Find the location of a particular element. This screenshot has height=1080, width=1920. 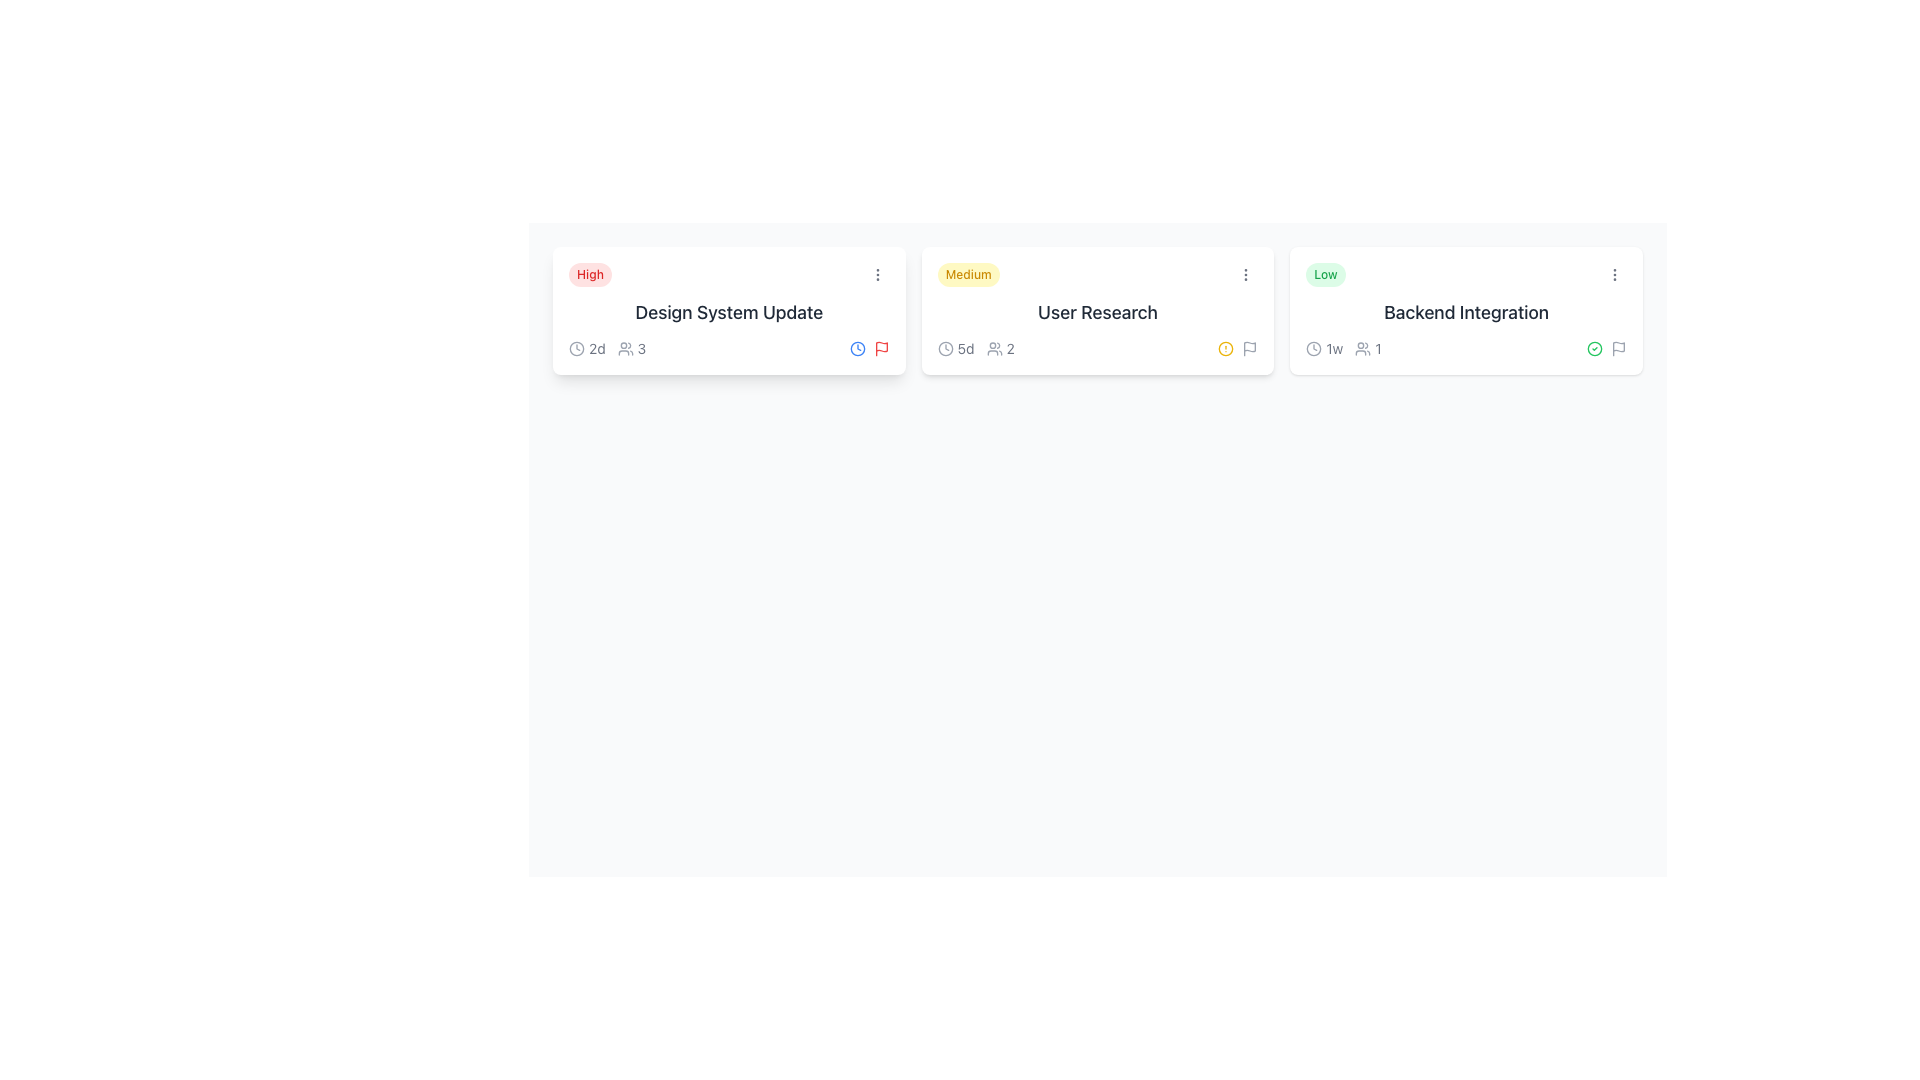

the Informational item containing a time icon with '5d' and a users icon with '2', located in the 'User Research' card under the yellow 'Medium' tag is located at coordinates (976, 347).